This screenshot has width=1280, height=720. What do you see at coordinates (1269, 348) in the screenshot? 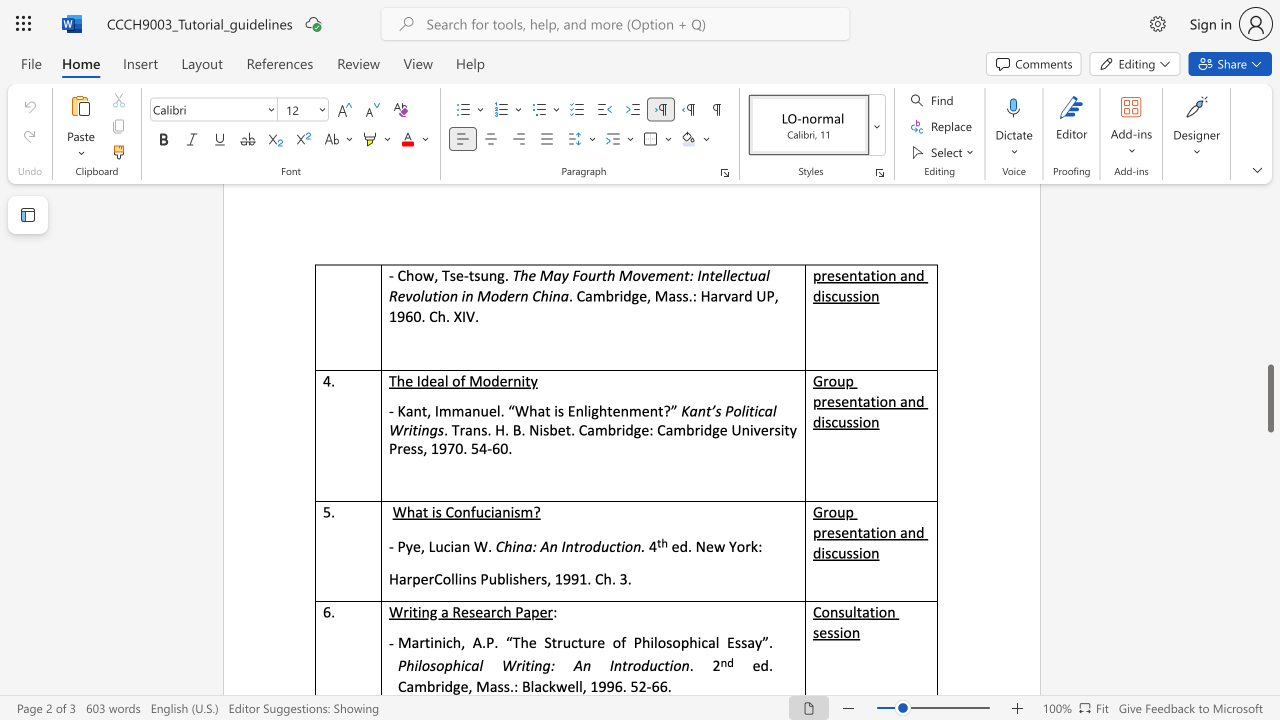
I see `the vertical scrollbar to raise the page content` at bounding box center [1269, 348].